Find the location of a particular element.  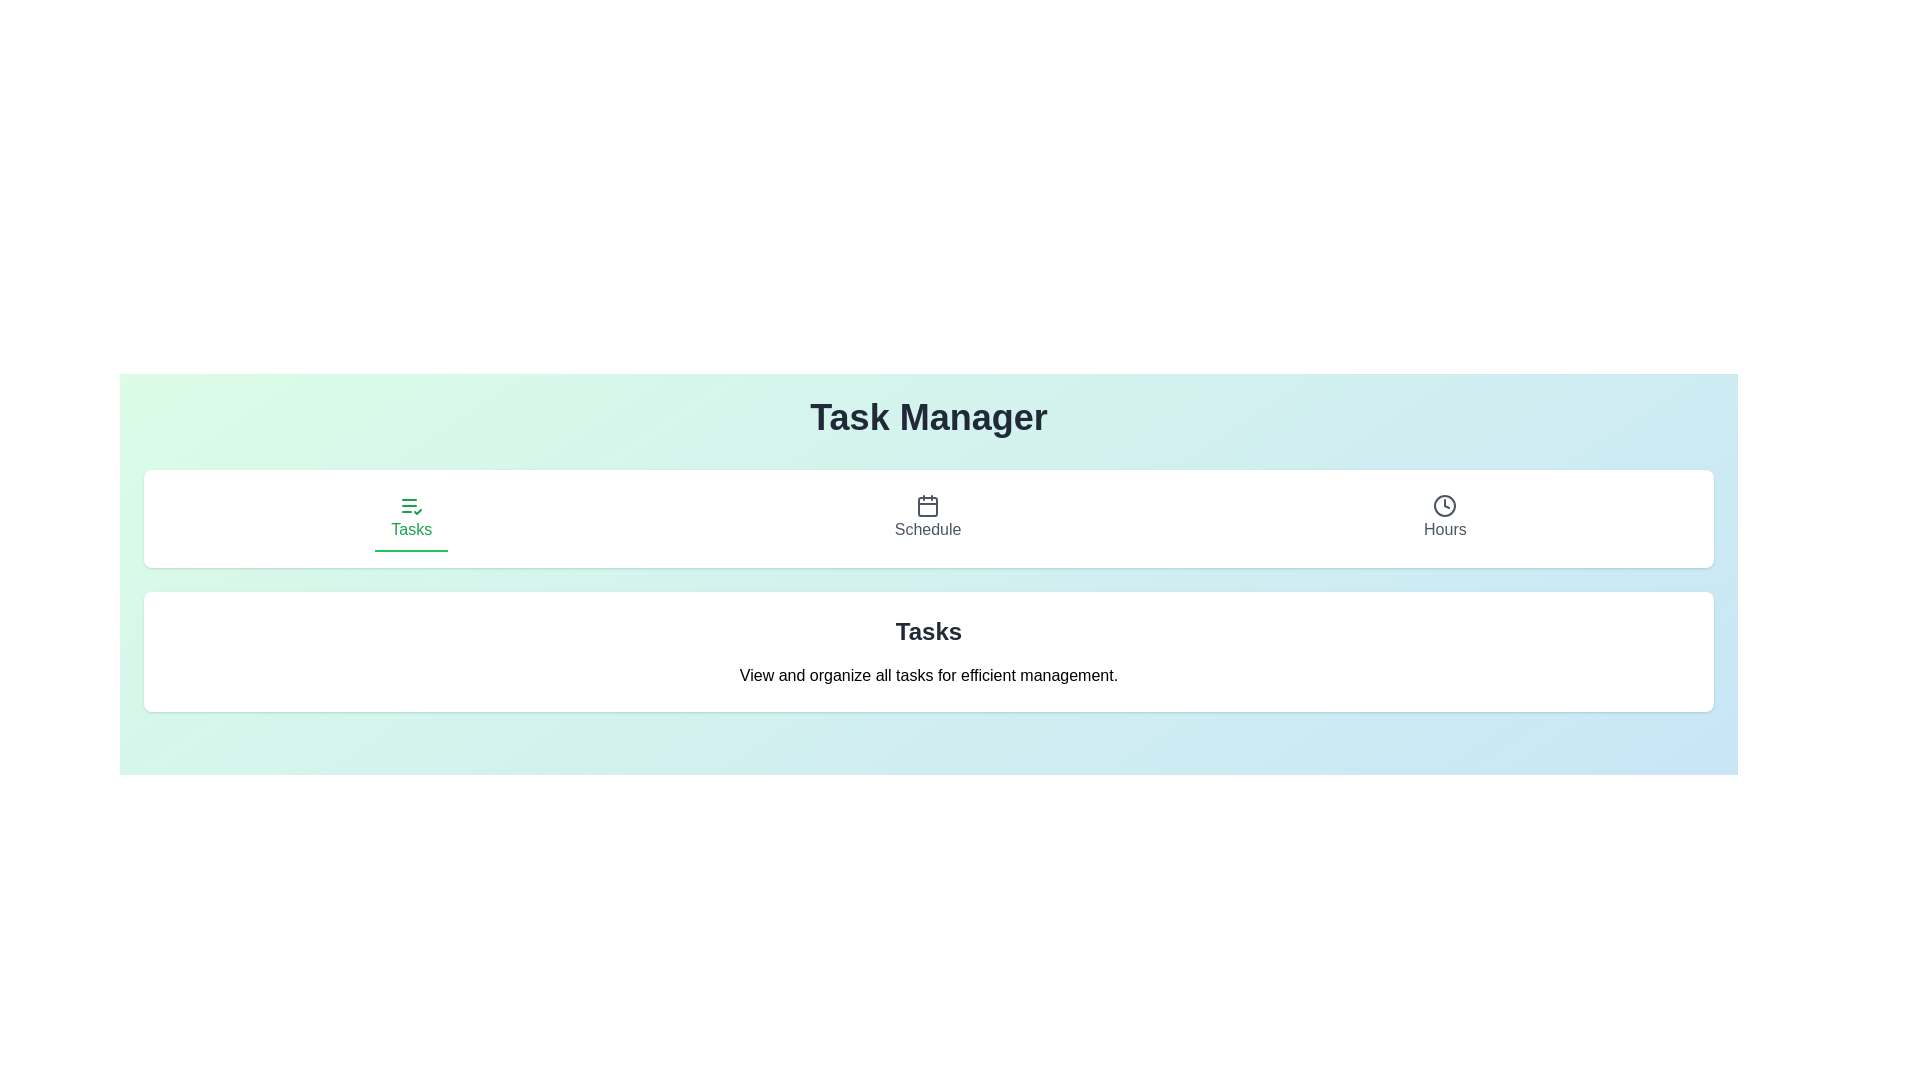

title of the primary heading labeled 'Task Manager', which is centrally located at the top of the interface is located at coordinates (928, 416).